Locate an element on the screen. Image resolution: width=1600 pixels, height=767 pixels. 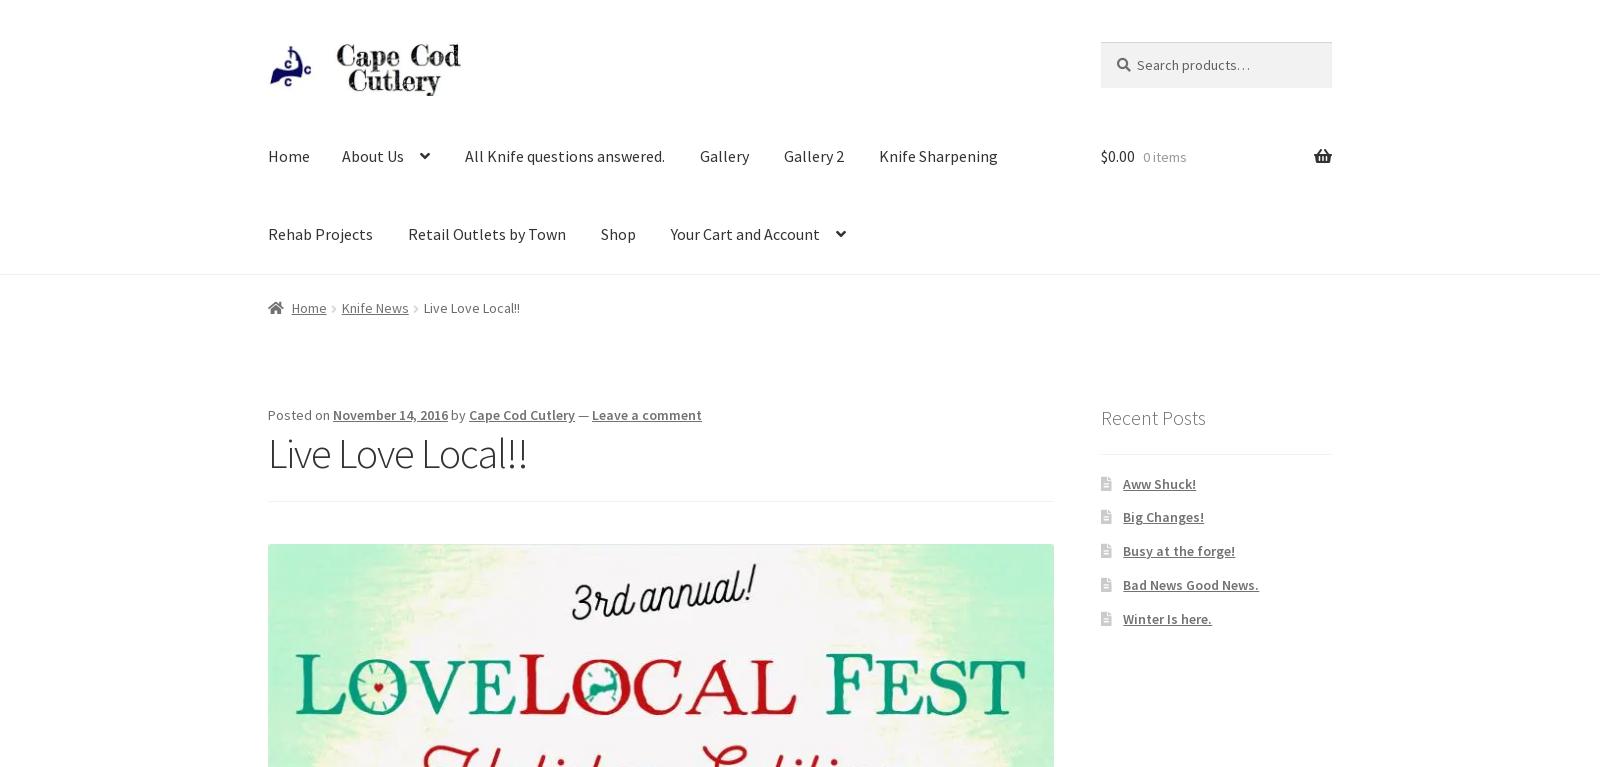
'Knife News' is located at coordinates (374, 307).